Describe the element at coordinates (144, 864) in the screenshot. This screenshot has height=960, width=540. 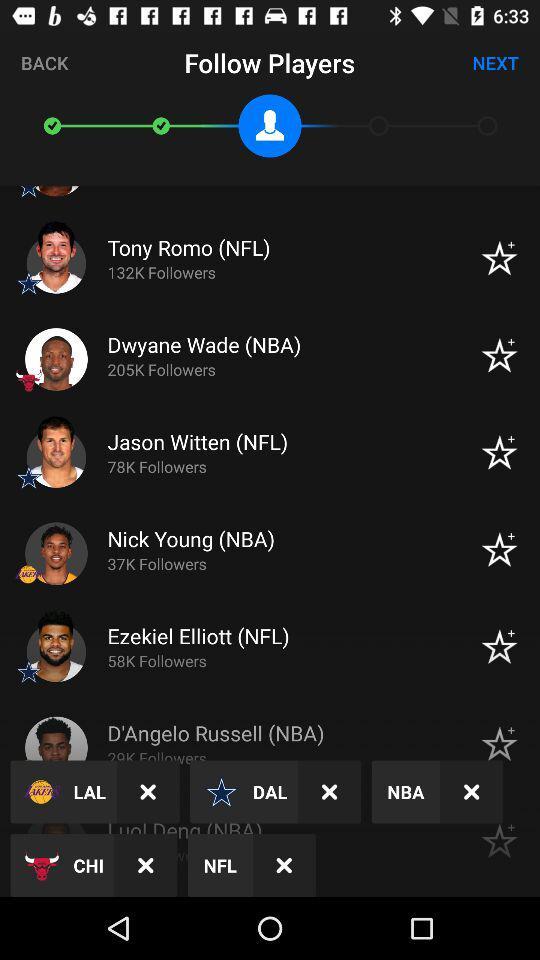
I see `the icon next to nfl` at that location.